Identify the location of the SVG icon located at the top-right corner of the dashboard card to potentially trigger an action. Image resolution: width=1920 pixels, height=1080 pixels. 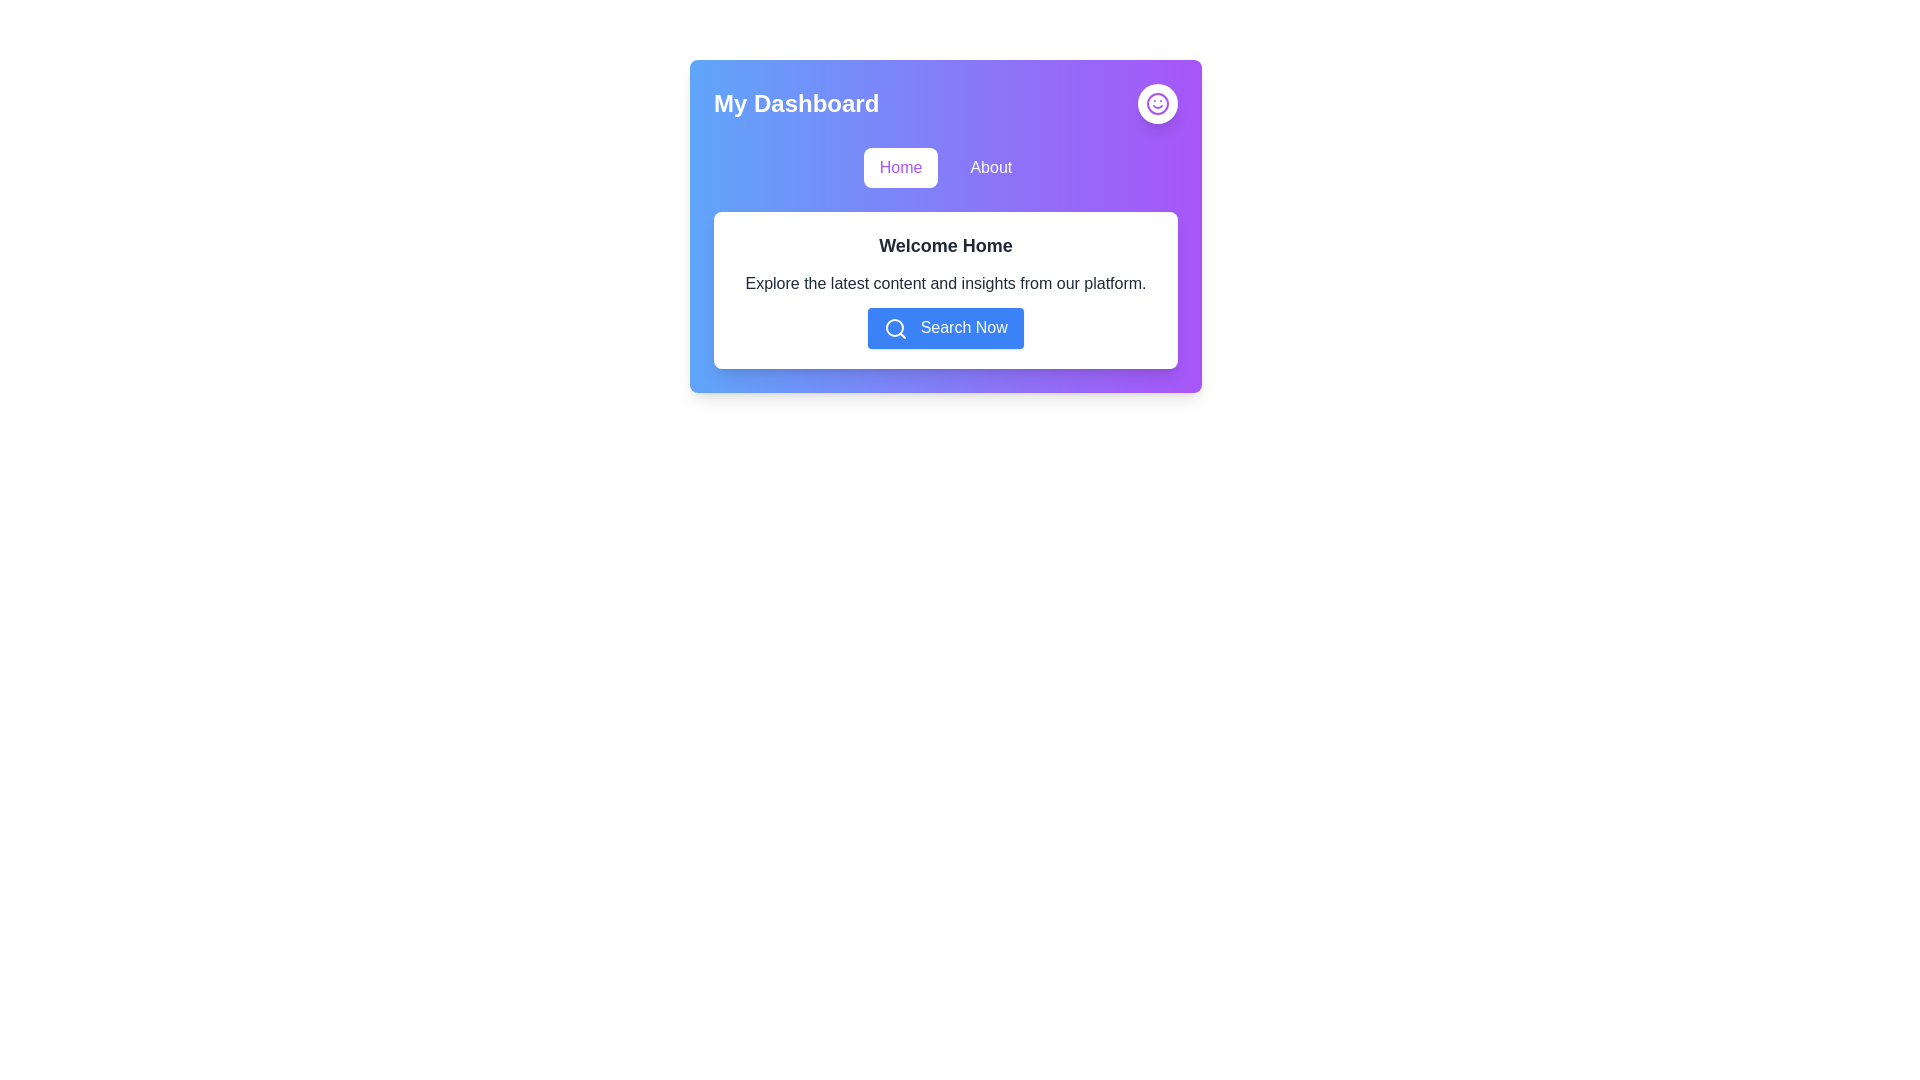
(1157, 104).